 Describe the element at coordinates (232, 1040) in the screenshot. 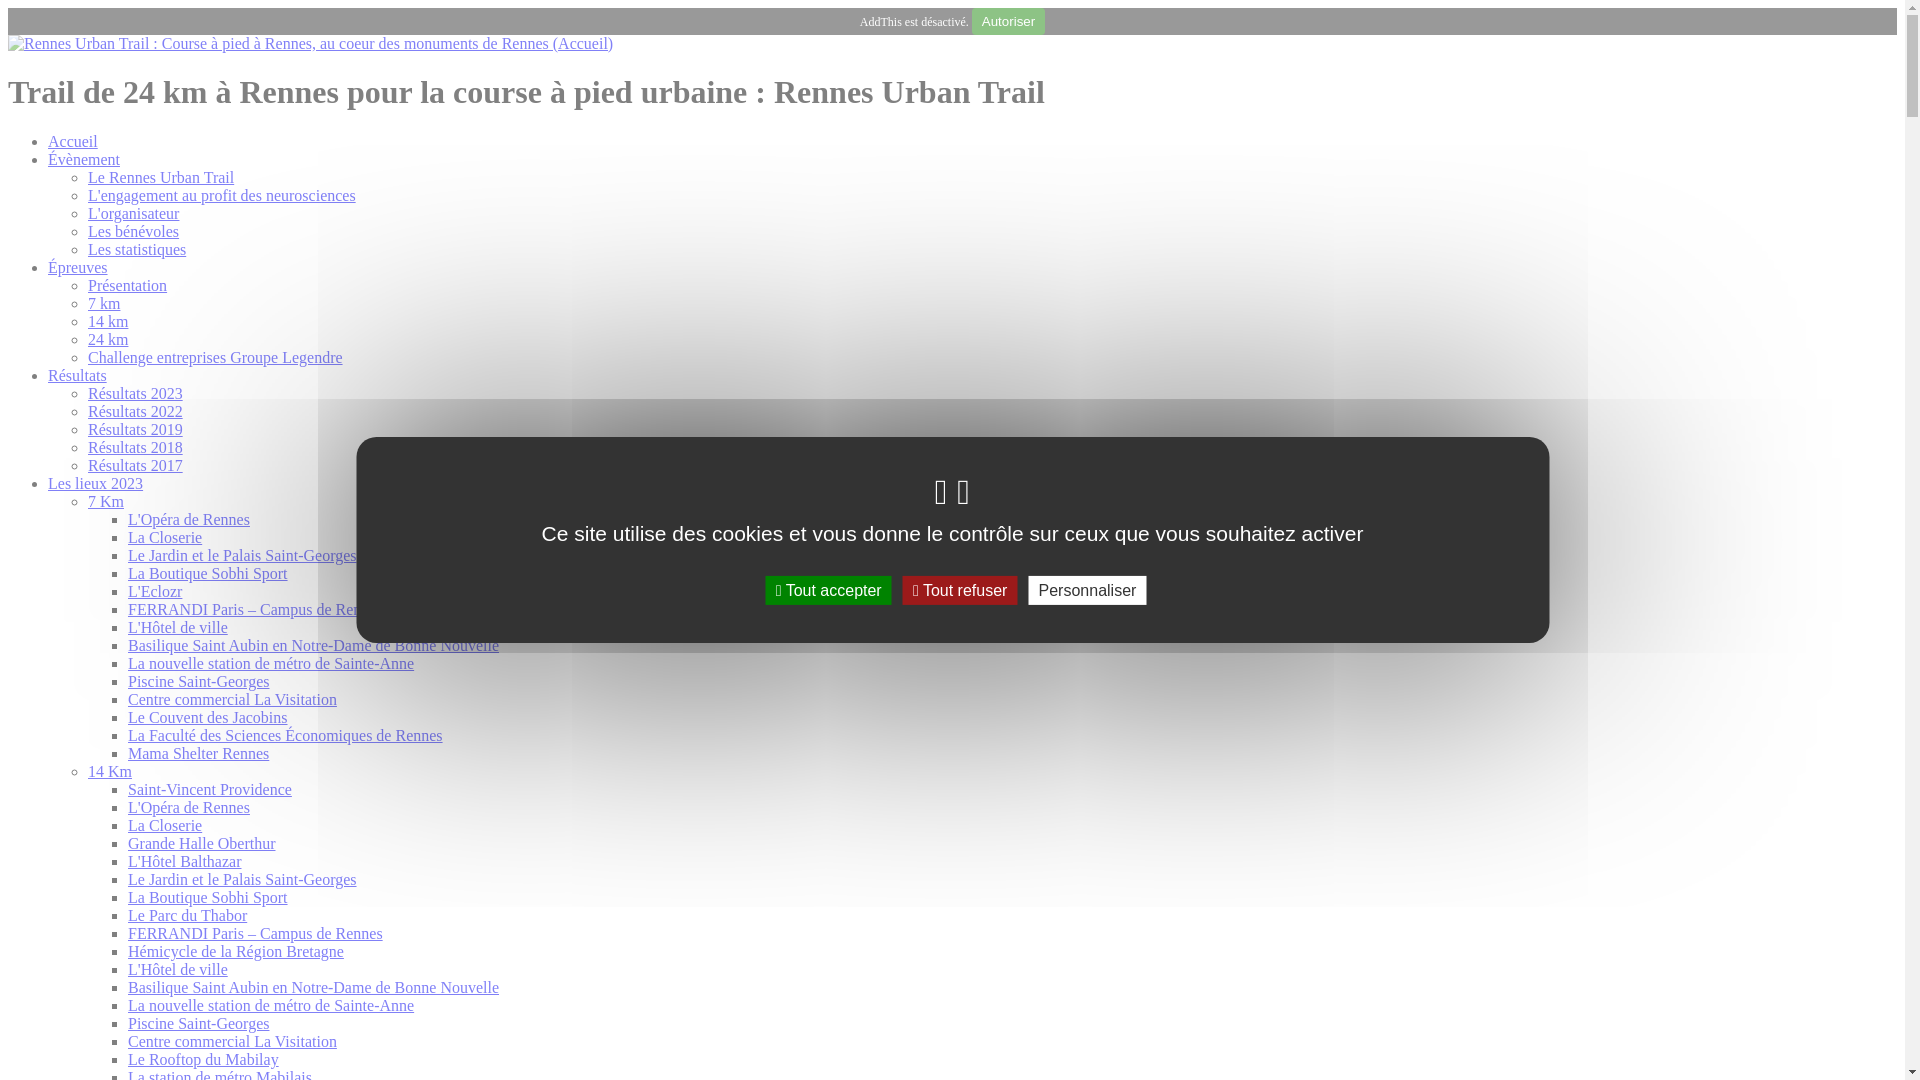

I see `'Centre commercial La Visitation'` at that location.